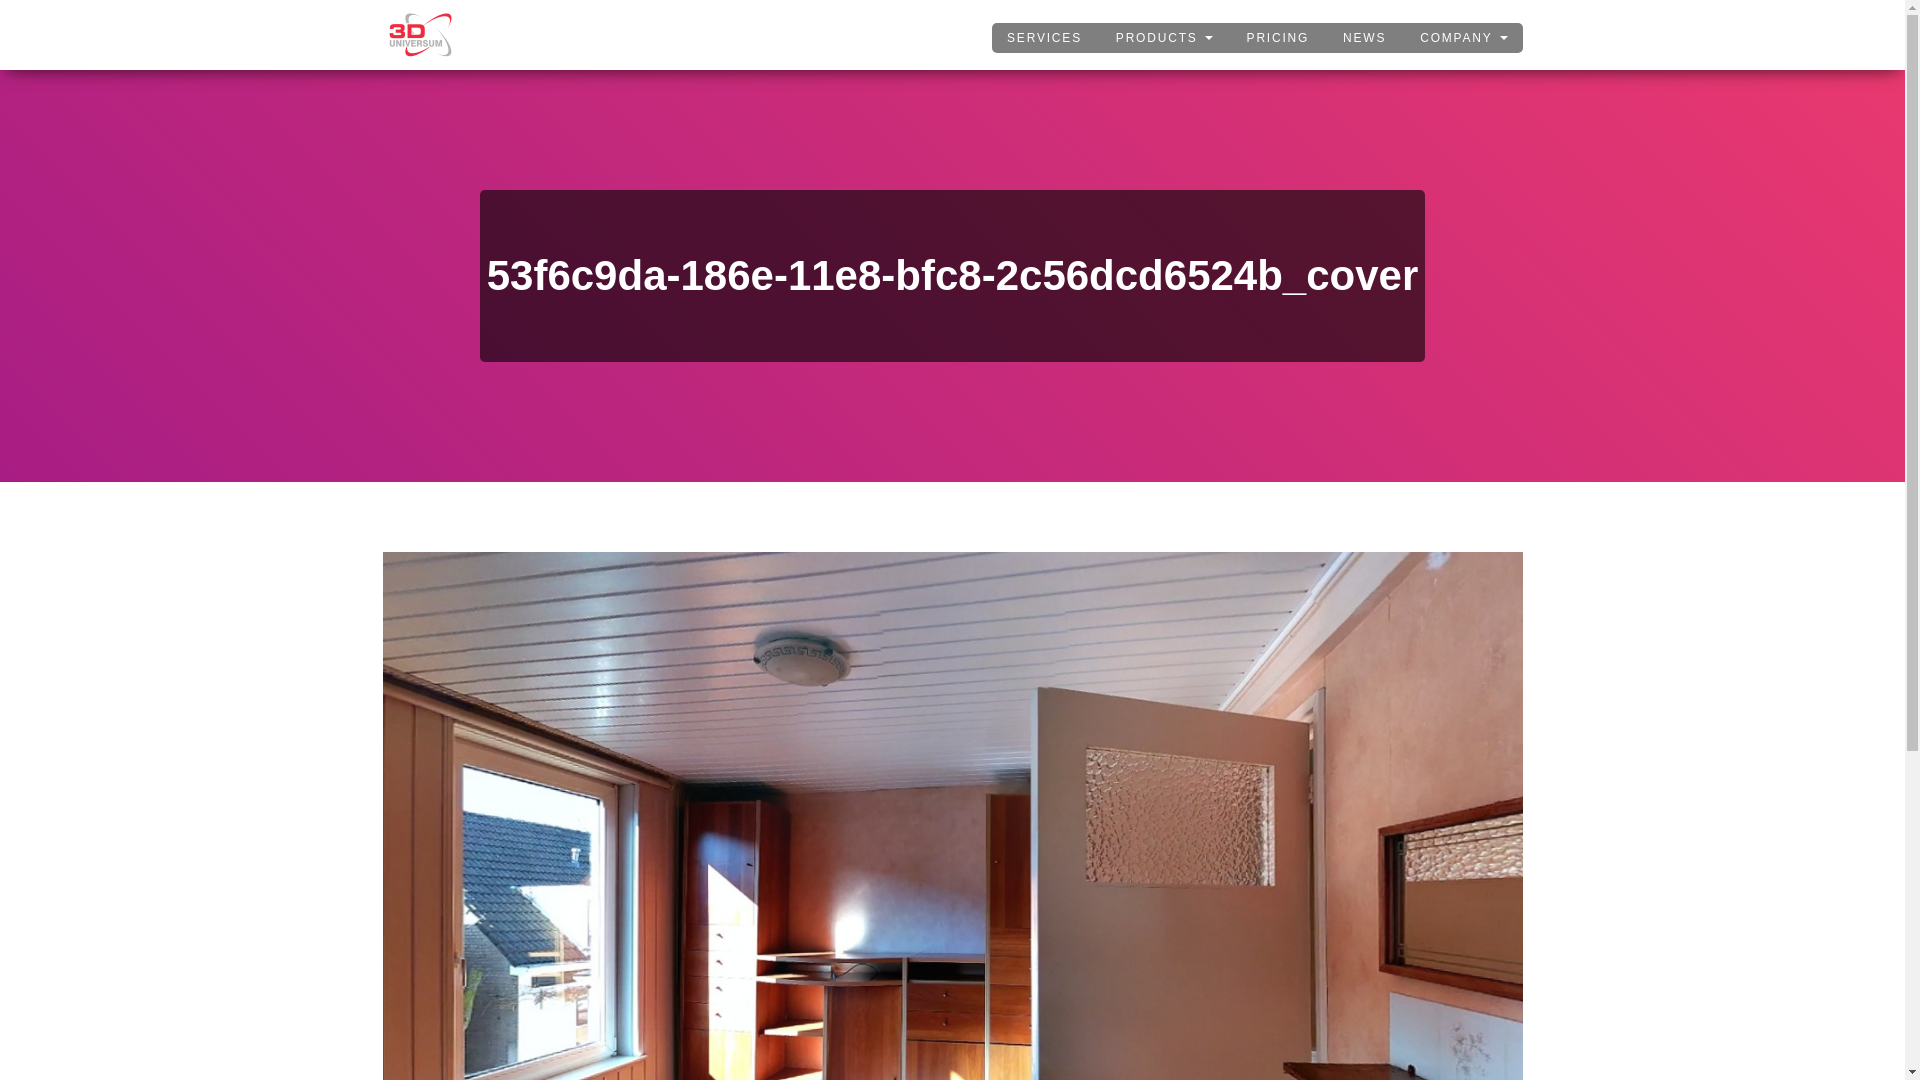  What do you see at coordinates (1363, 37) in the screenshot?
I see `'NEWS'` at bounding box center [1363, 37].